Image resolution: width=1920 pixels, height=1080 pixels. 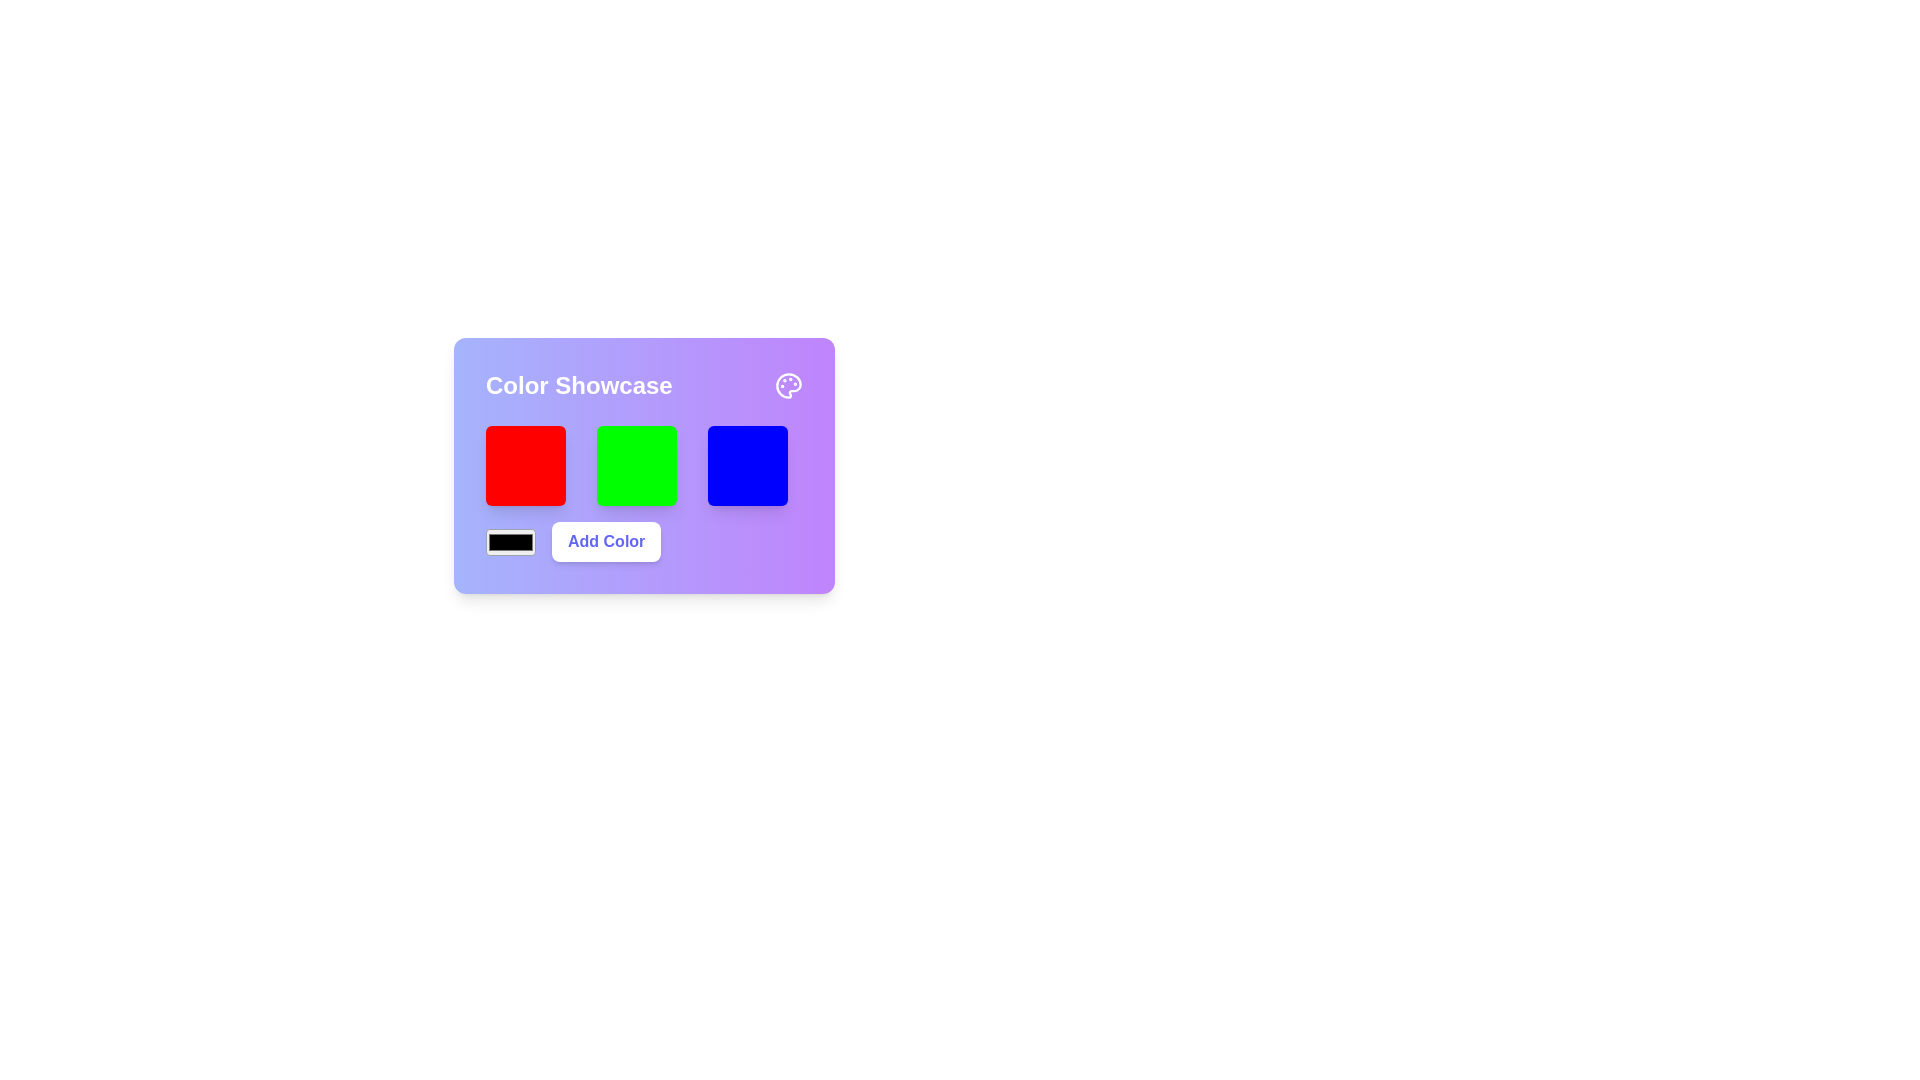 What do you see at coordinates (510, 542) in the screenshot?
I see `the Color Picker Input element` at bounding box center [510, 542].